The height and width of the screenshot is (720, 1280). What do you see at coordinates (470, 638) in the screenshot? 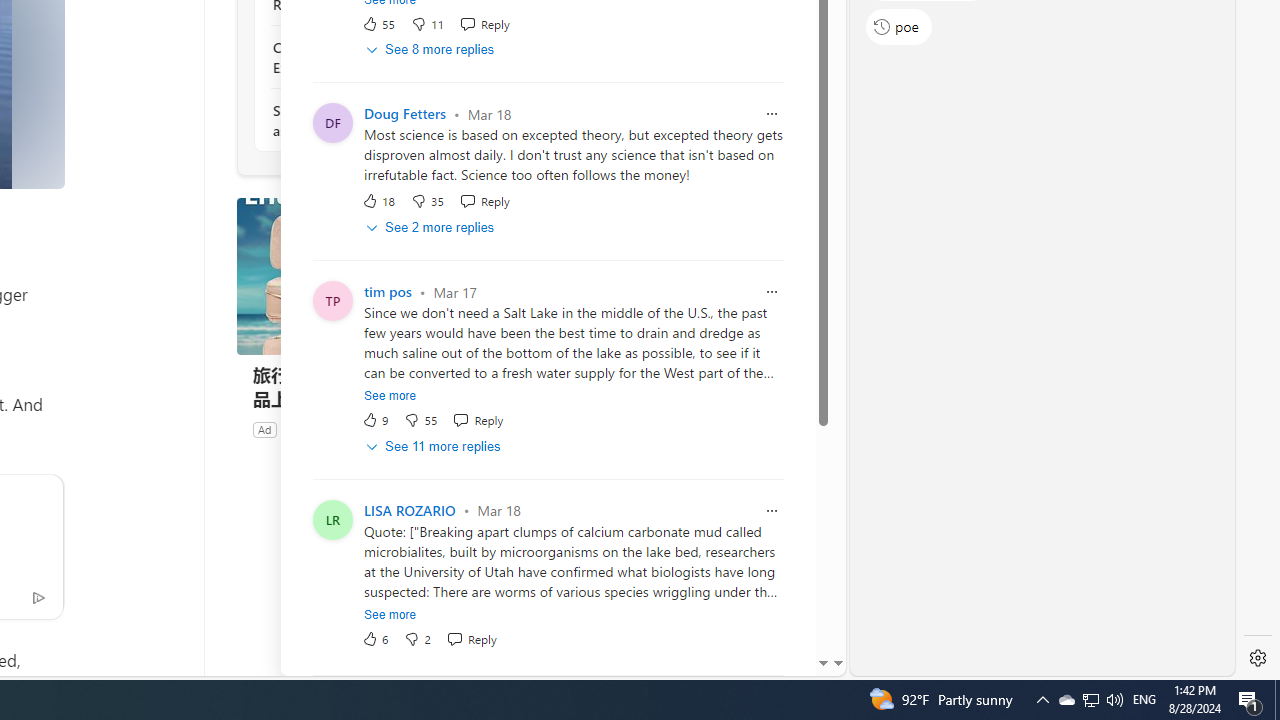
I see `'Reply Reply Comment'` at bounding box center [470, 638].